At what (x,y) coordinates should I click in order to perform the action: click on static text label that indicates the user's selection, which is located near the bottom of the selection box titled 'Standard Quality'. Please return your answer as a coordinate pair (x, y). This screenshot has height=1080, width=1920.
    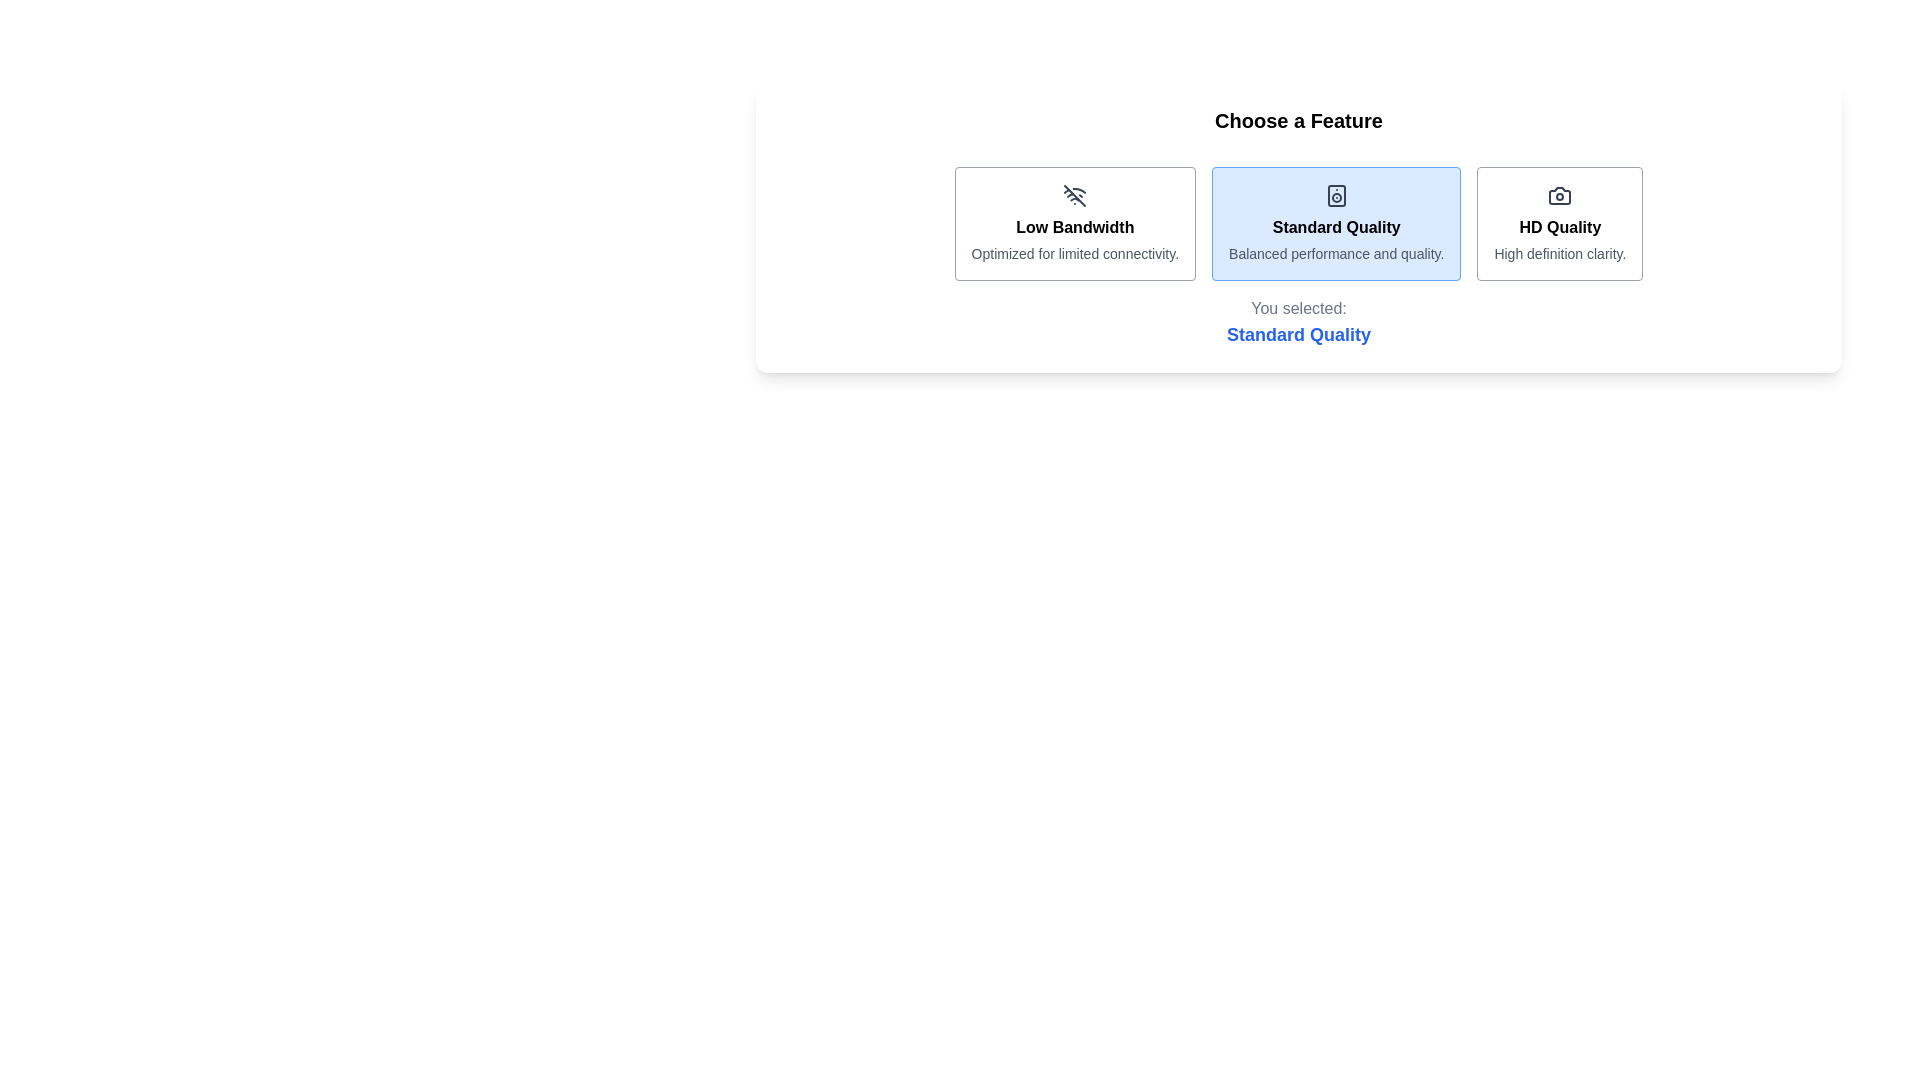
    Looking at the image, I should click on (1299, 308).